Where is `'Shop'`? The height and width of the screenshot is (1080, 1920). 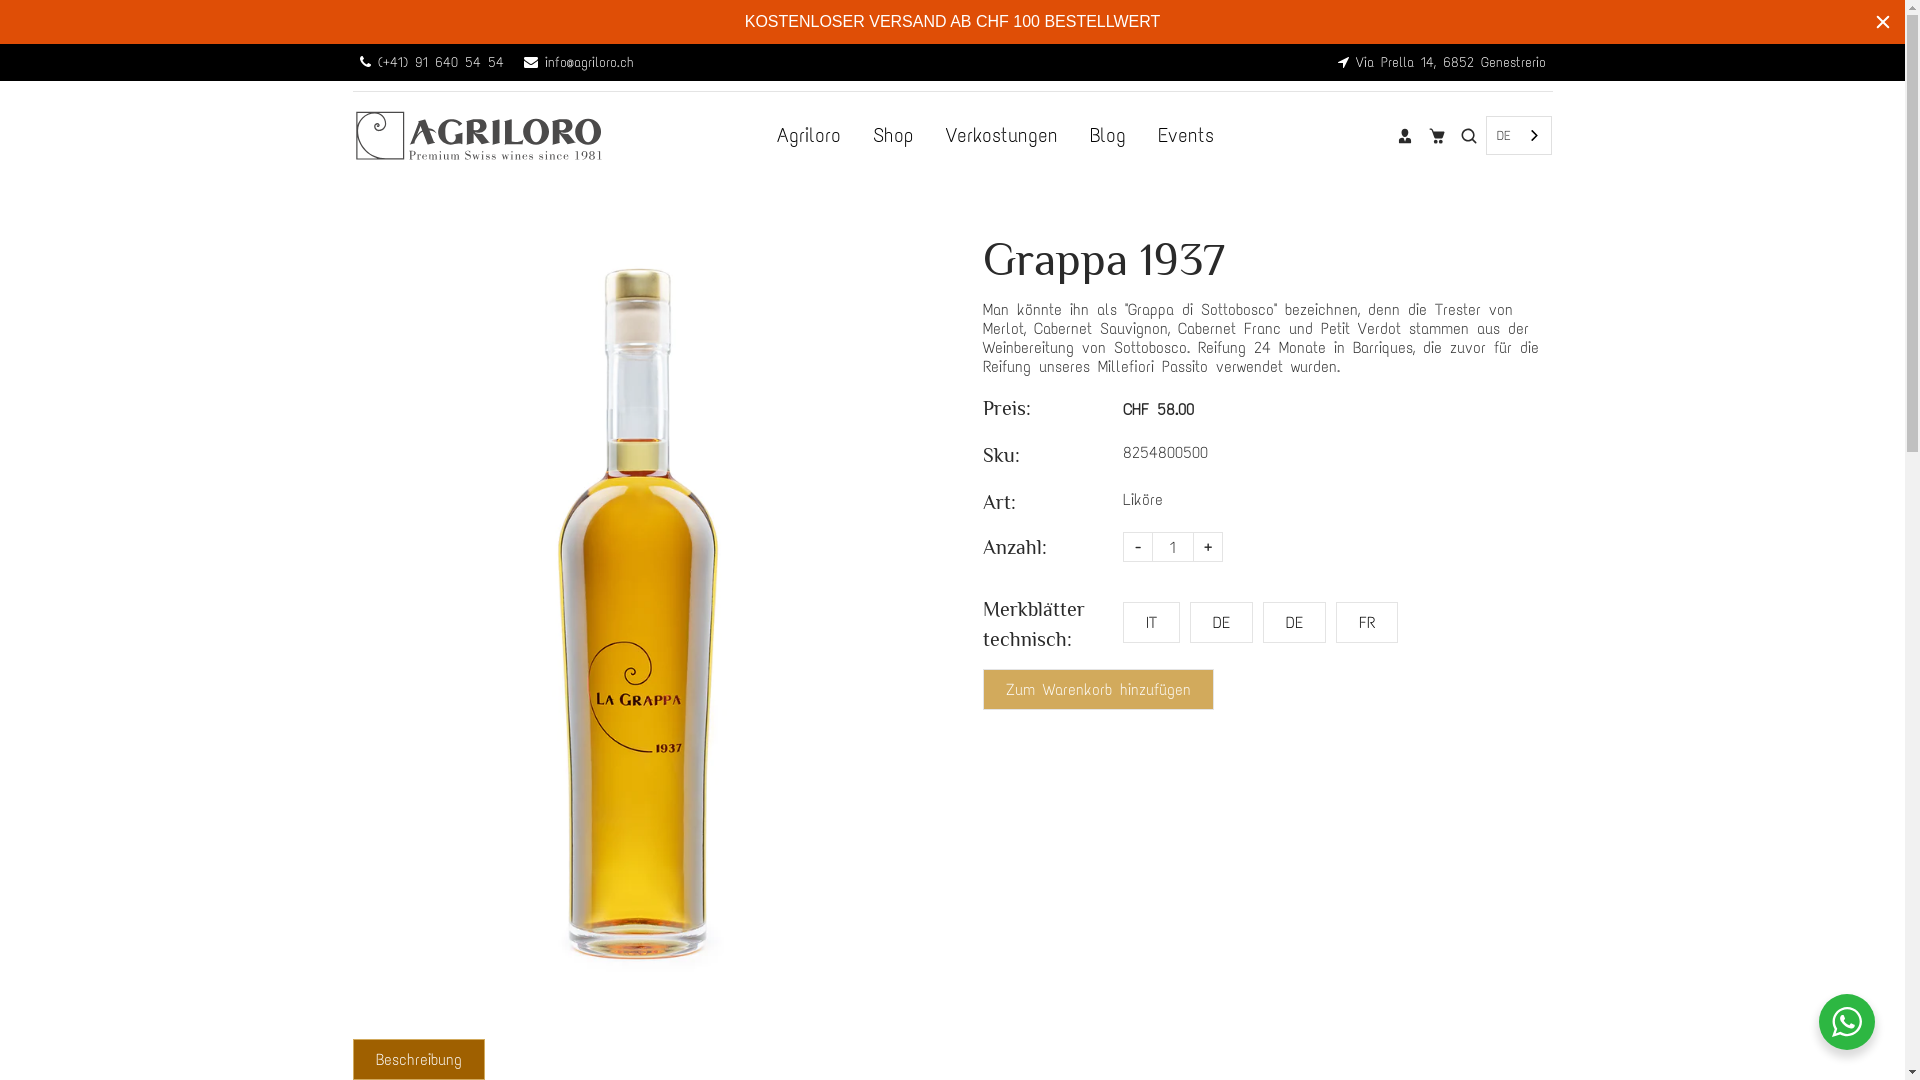 'Shop' is located at coordinates (892, 135).